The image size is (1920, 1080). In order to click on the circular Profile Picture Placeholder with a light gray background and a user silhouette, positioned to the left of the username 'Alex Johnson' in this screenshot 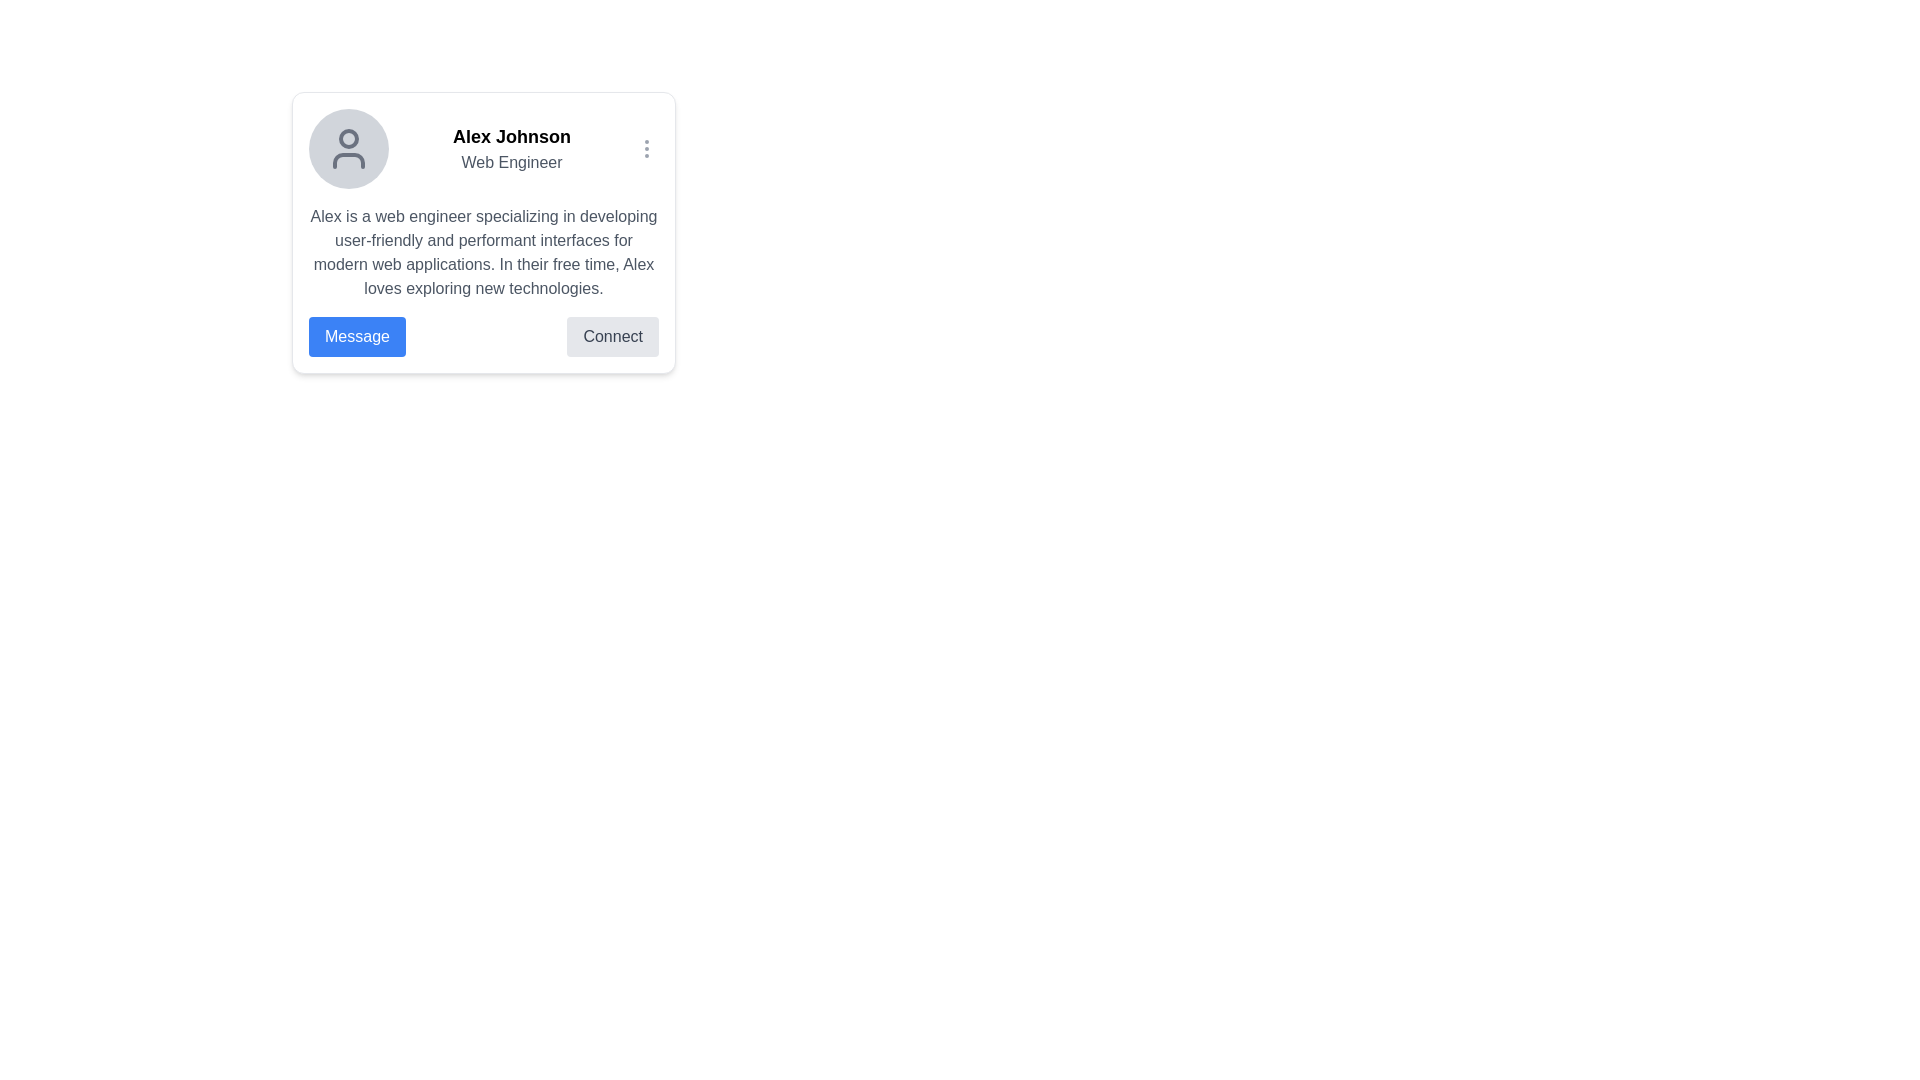, I will do `click(349, 148)`.